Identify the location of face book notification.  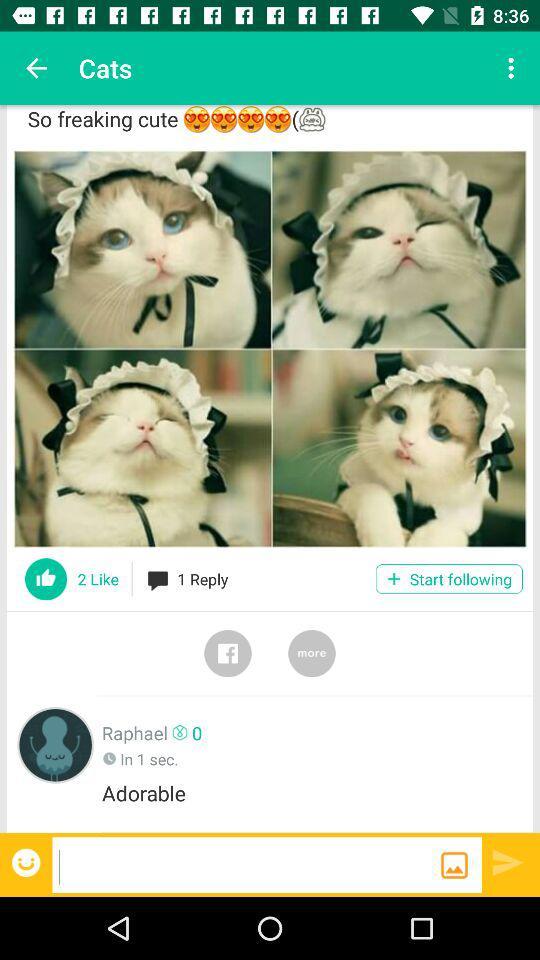
(226, 652).